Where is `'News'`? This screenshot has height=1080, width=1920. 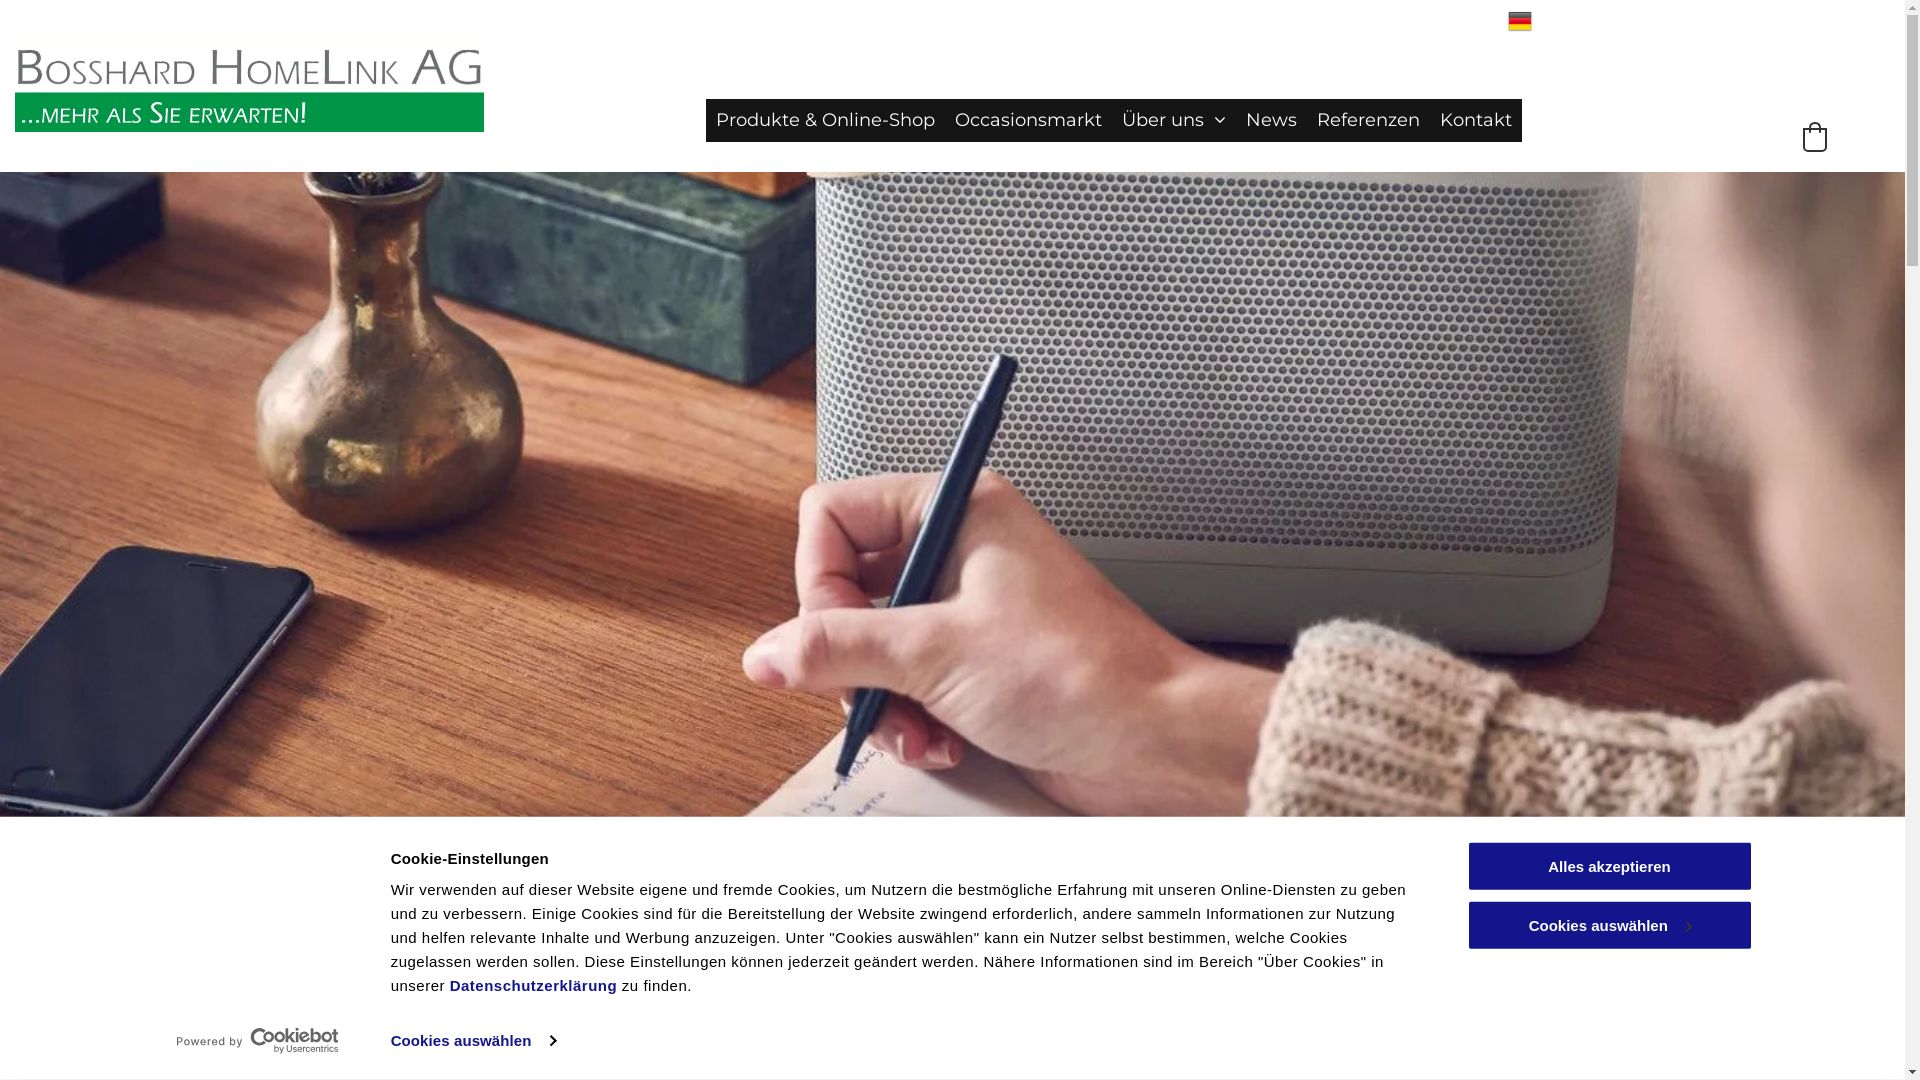 'News' is located at coordinates (1270, 120).